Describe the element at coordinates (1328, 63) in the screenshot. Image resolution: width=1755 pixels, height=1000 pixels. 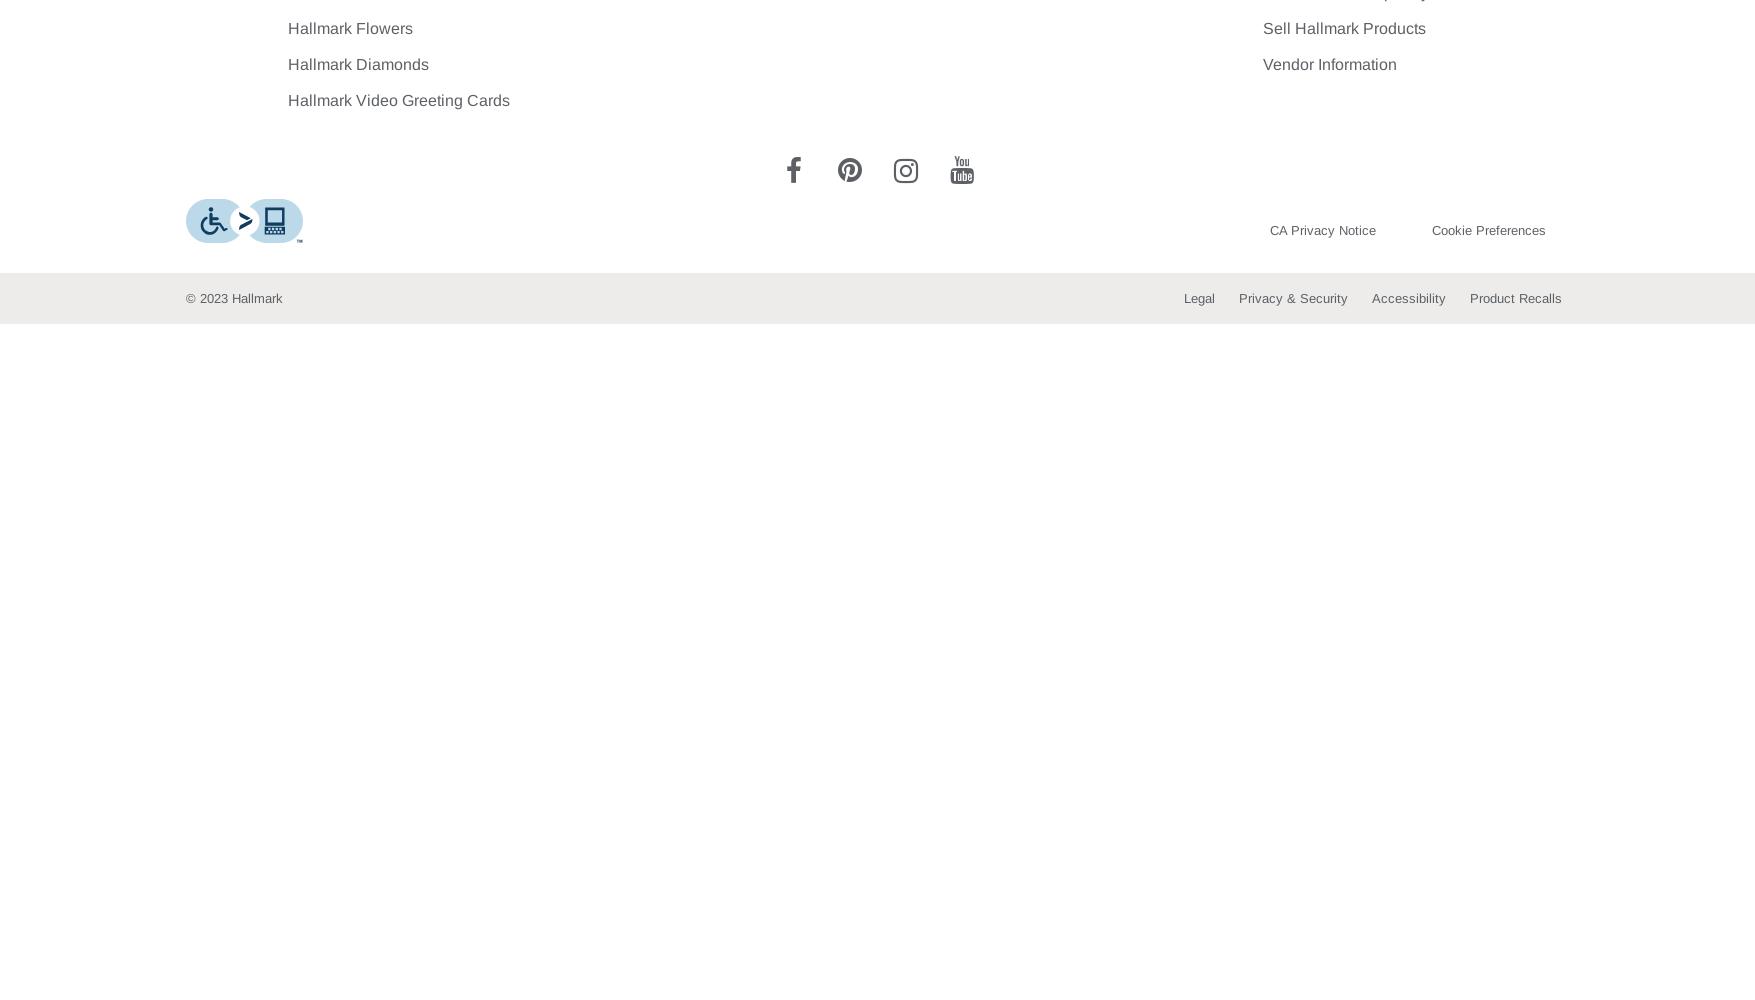
I see `'Vendor Information'` at that location.